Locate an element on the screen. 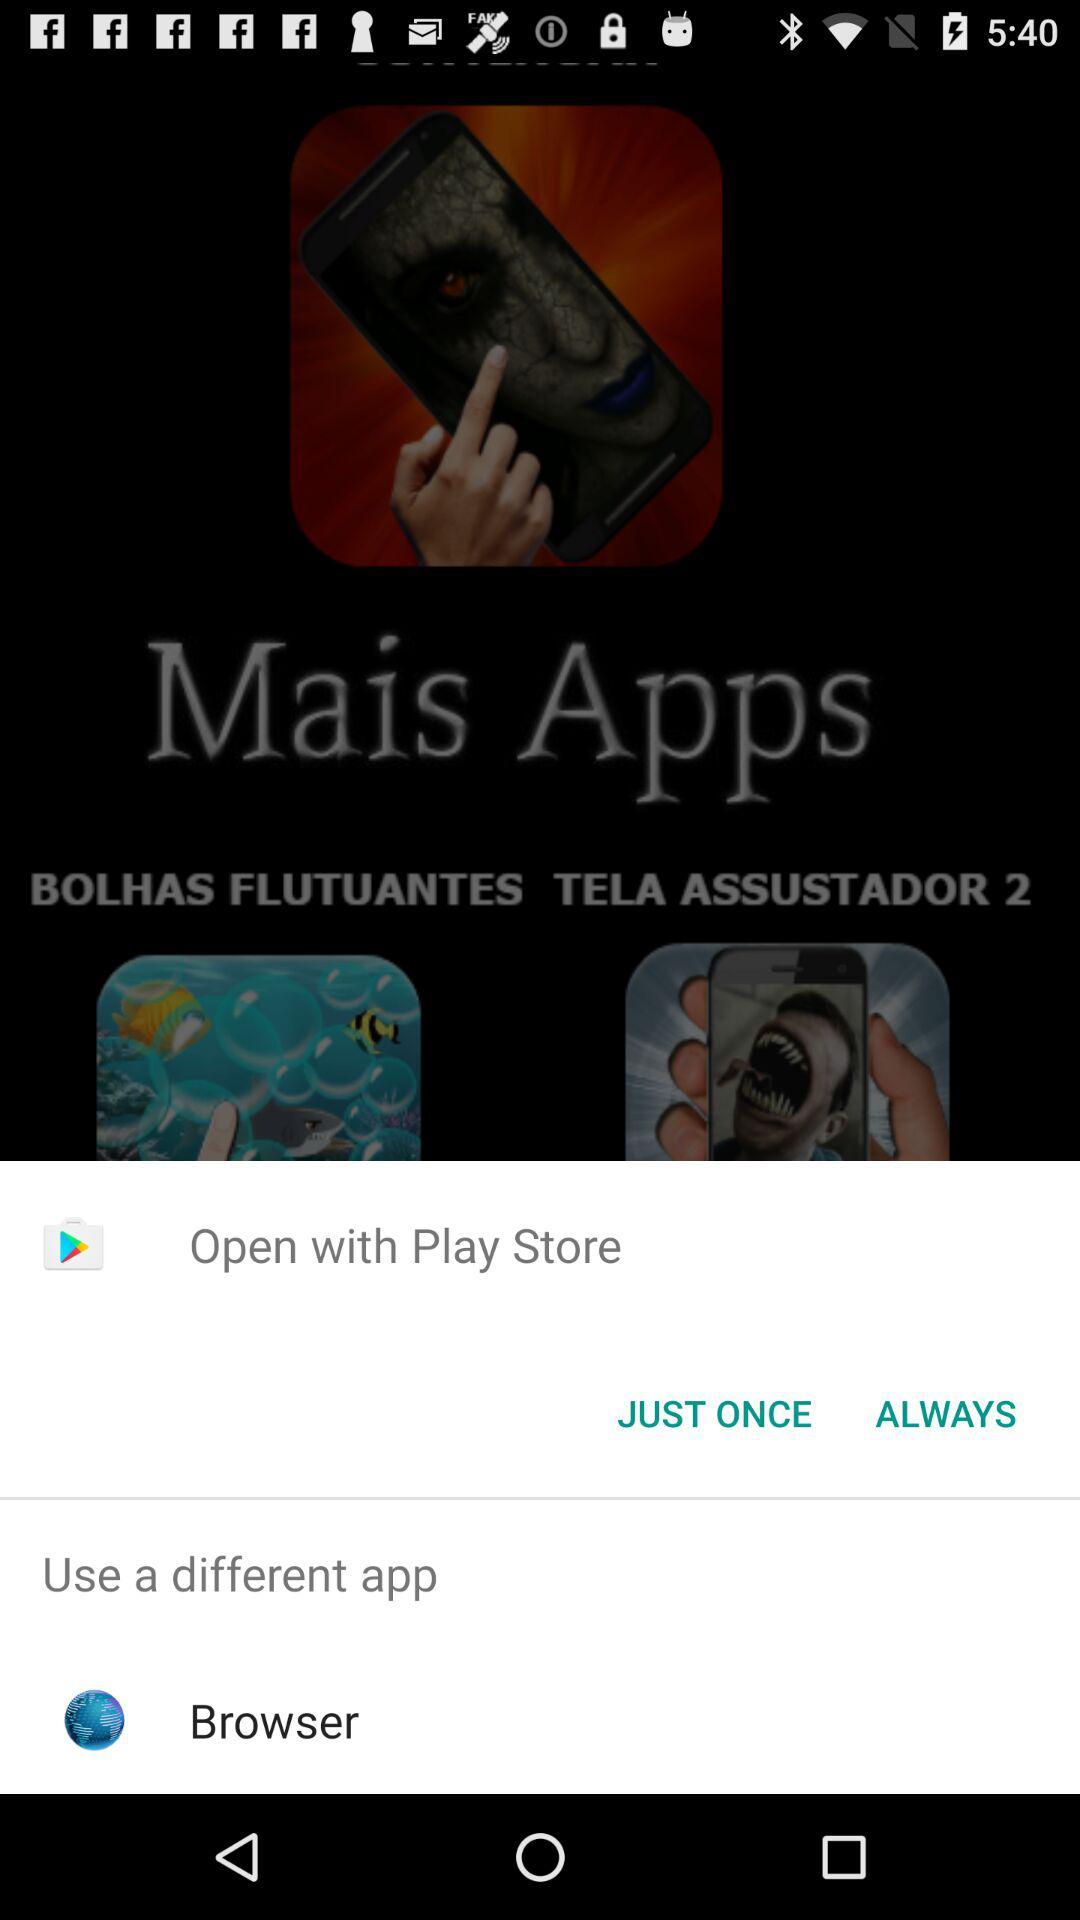 The height and width of the screenshot is (1920, 1080). the item at the bottom right corner is located at coordinates (945, 1411).